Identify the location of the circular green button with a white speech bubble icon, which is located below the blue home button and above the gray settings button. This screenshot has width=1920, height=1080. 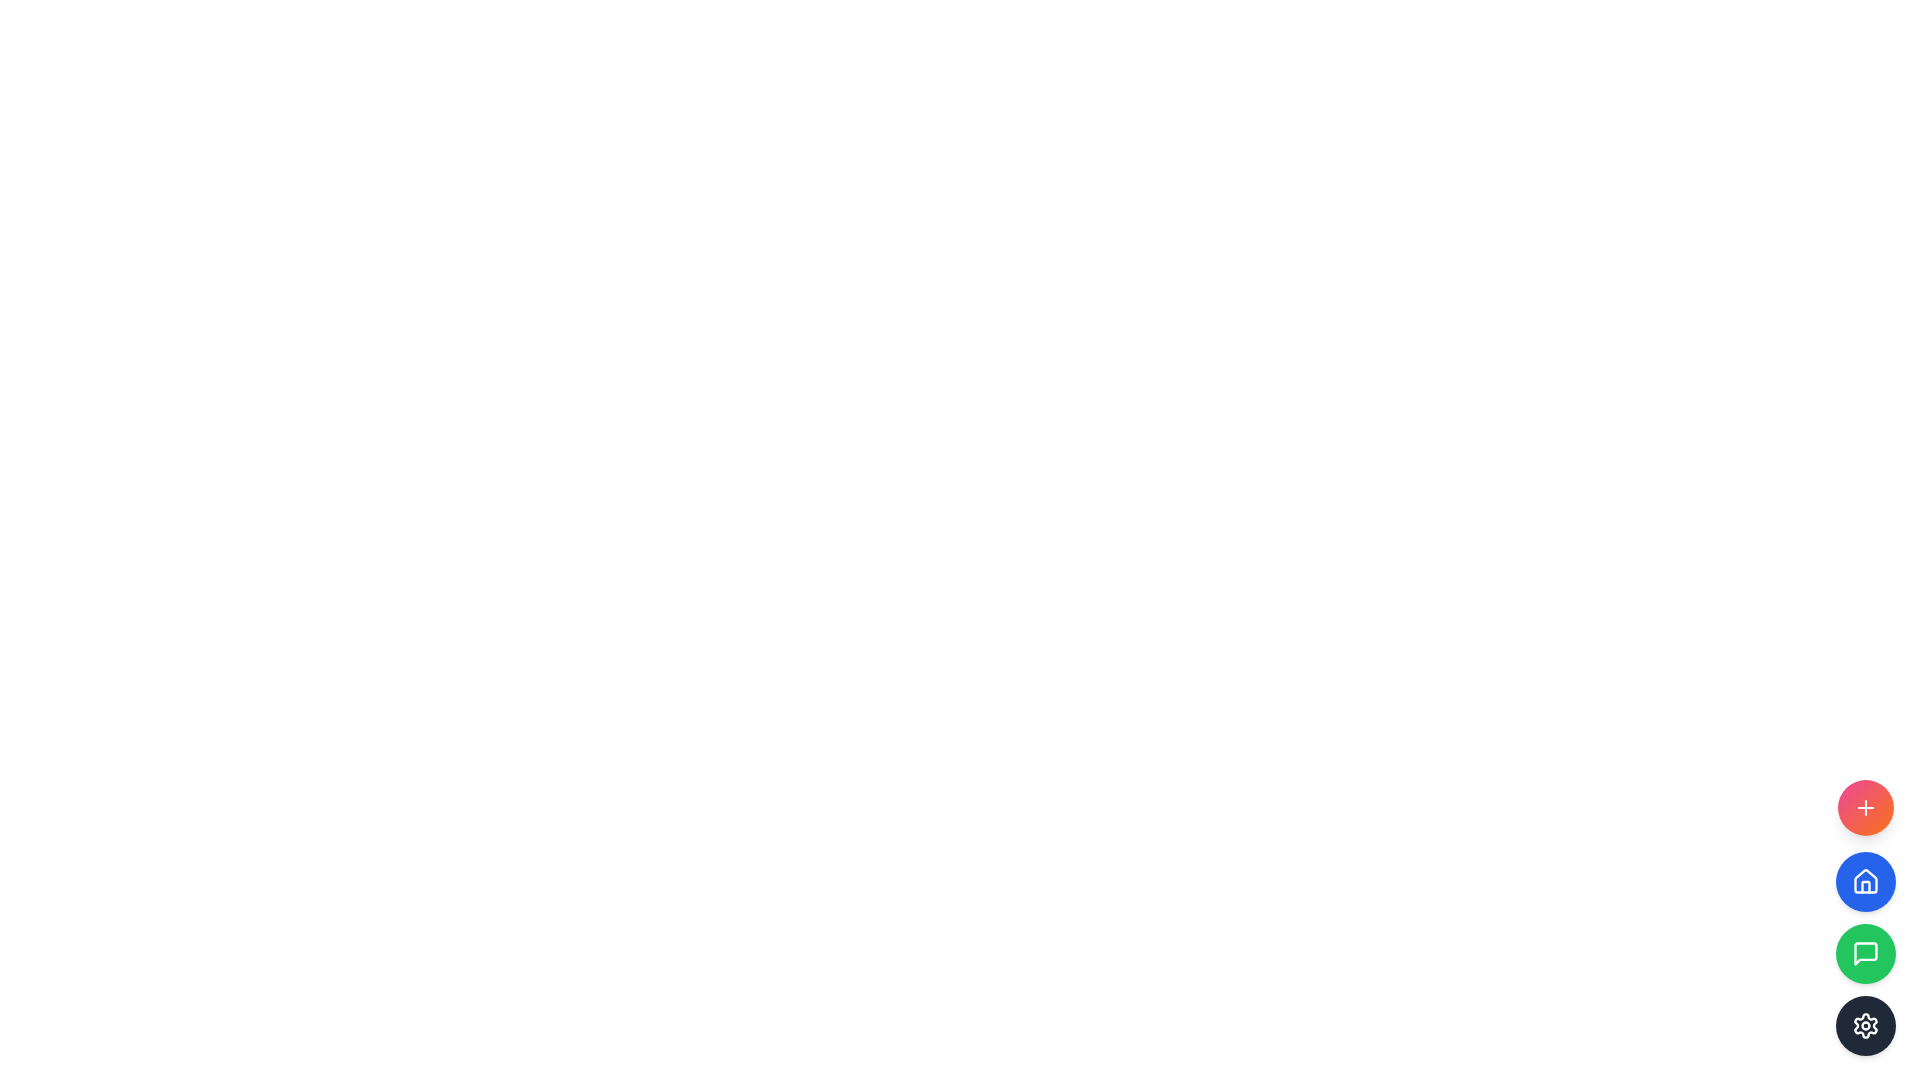
(1865, 952).